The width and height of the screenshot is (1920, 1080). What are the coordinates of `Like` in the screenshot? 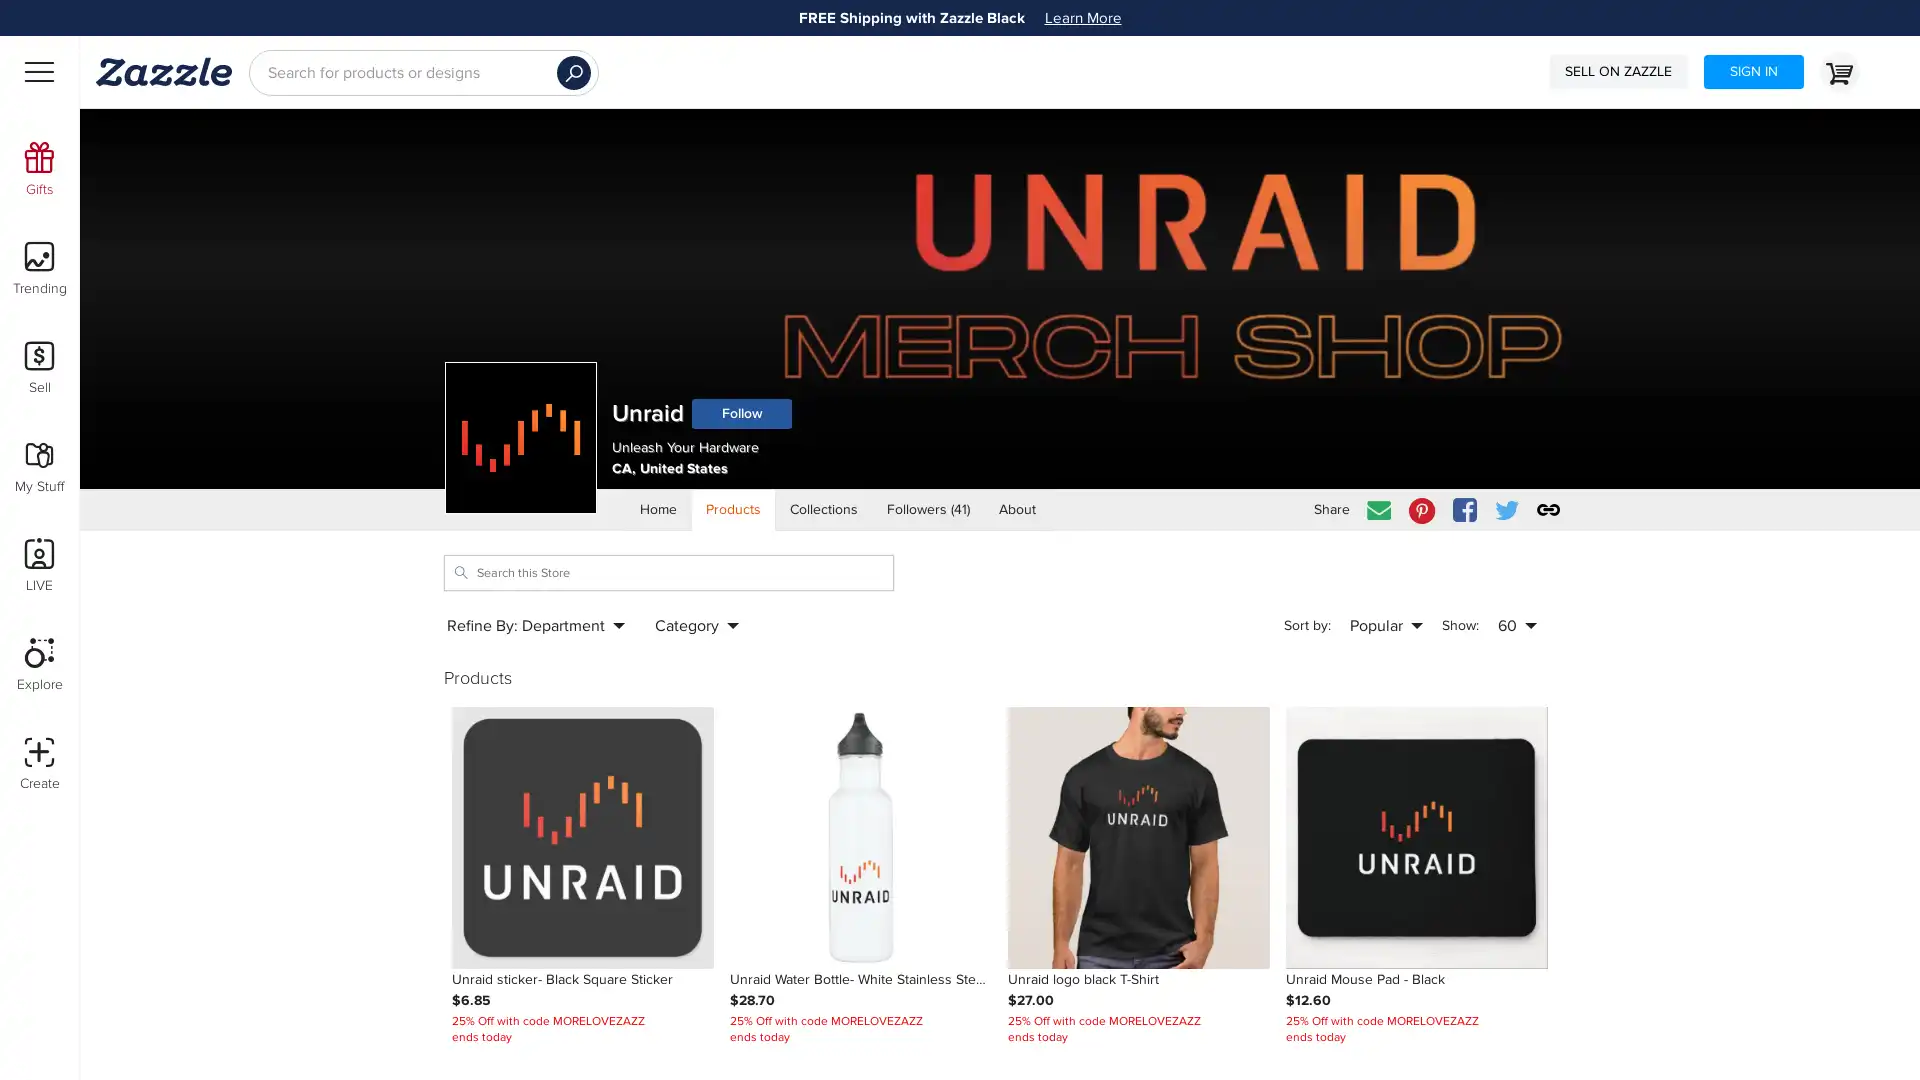 It's located at (1248, 725).